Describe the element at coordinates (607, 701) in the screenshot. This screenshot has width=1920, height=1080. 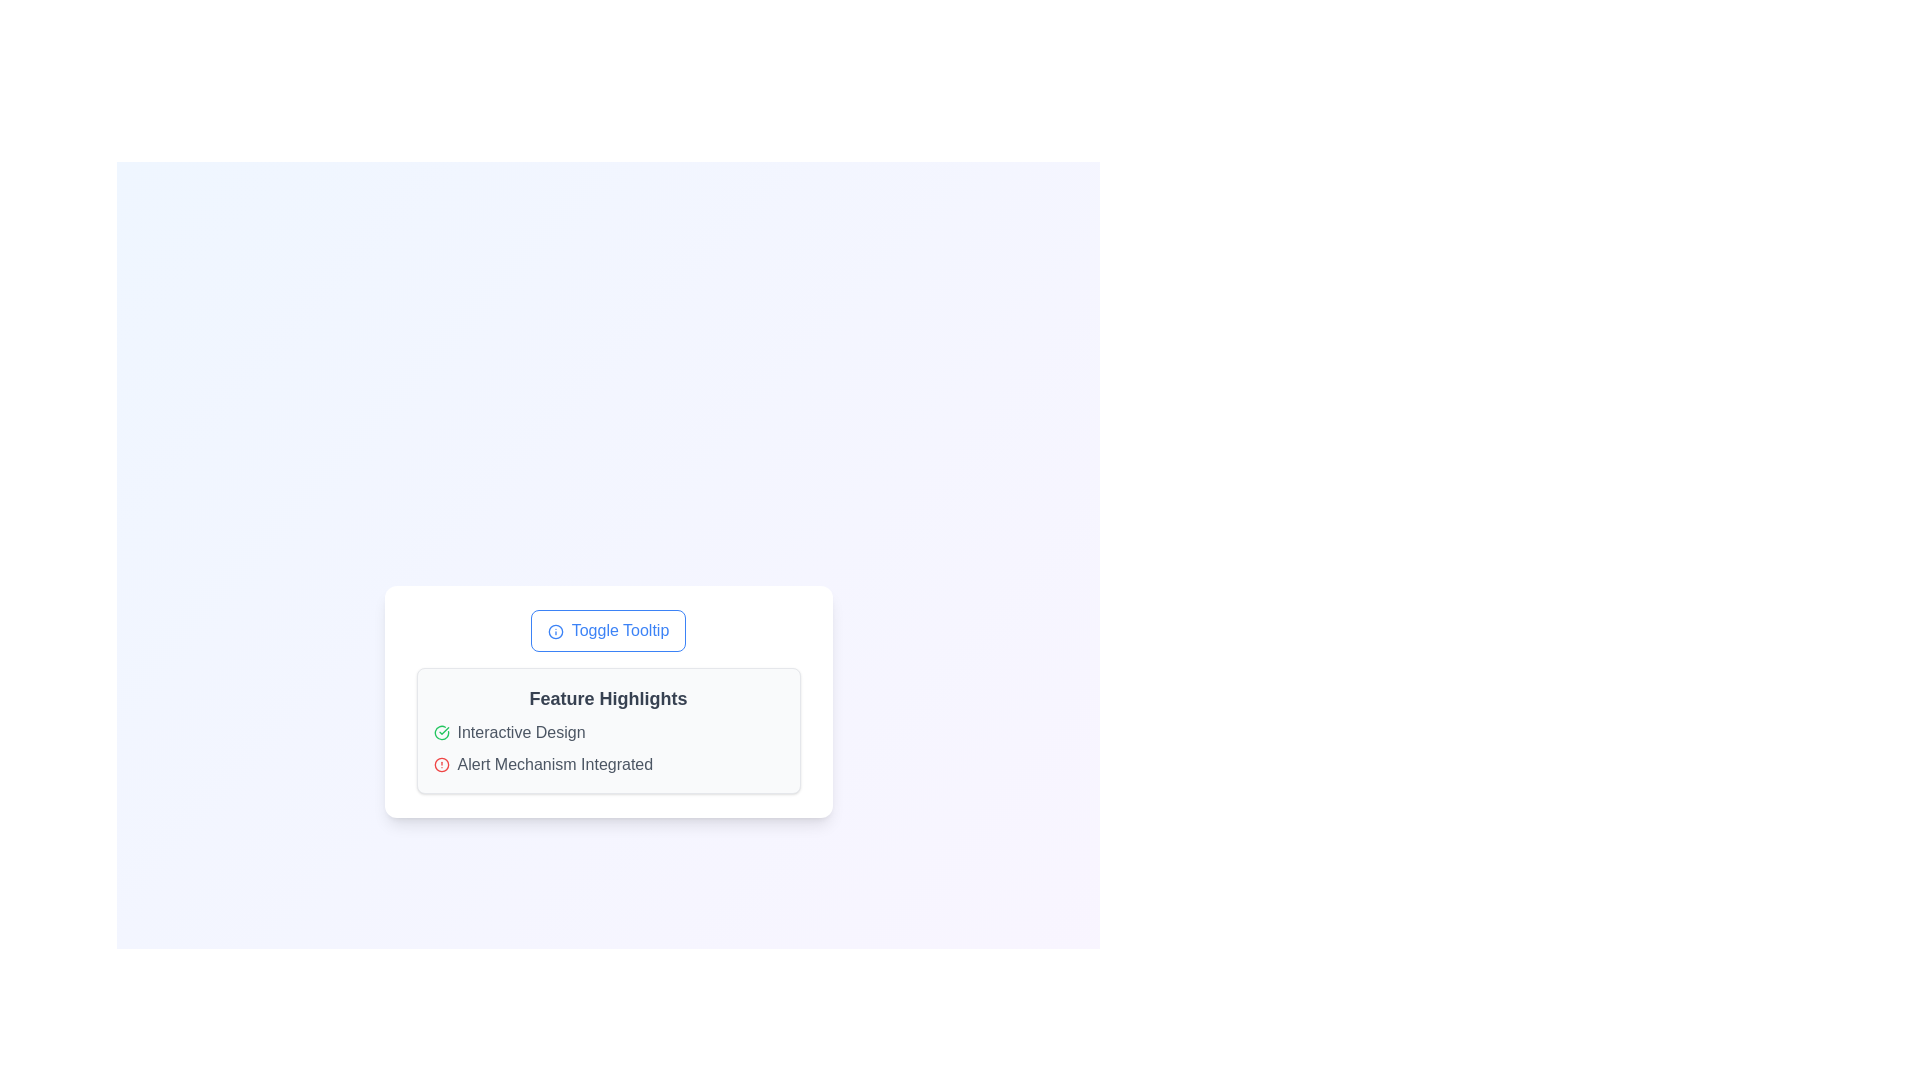
I see `the Information Panel, which displays important feature highlights and is located centrally beneath the 'Toggle Tooltip' button` at that location.